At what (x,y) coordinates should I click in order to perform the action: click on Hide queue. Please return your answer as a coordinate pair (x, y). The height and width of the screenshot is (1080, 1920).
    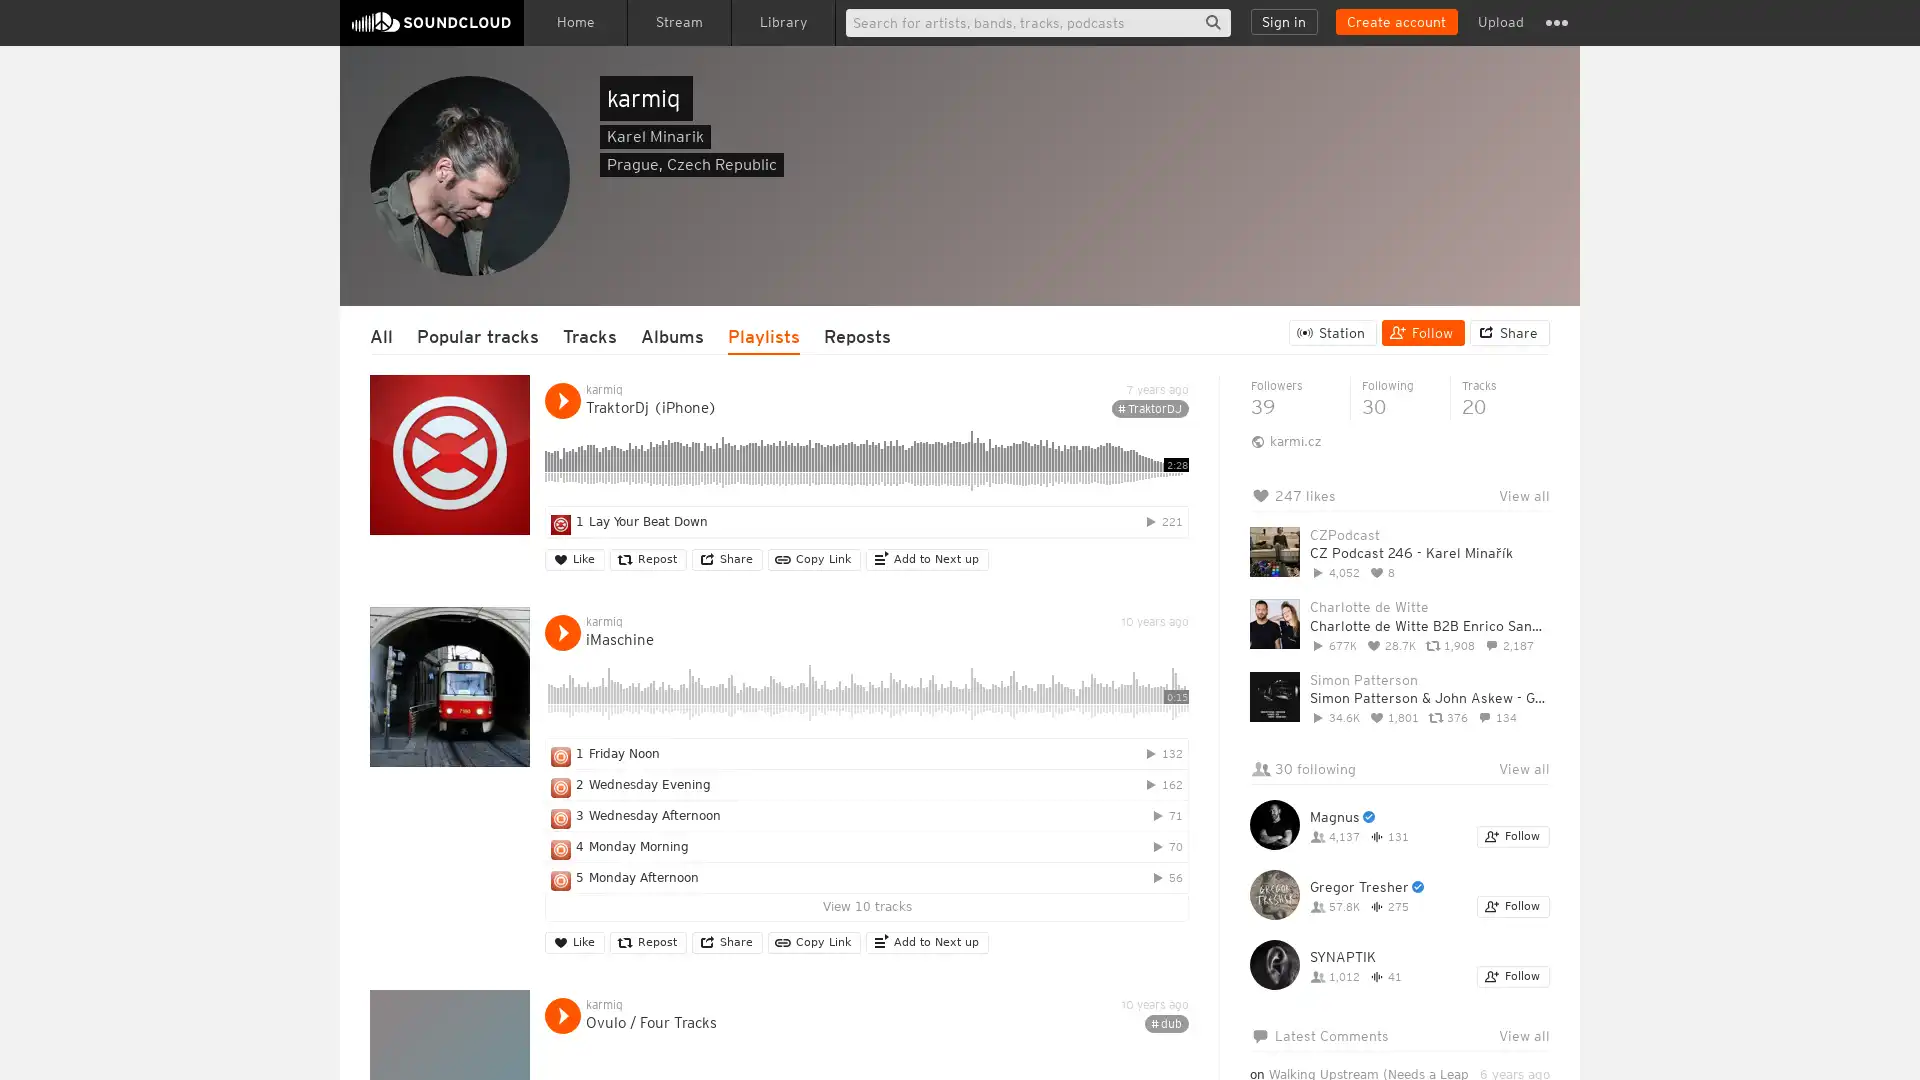
    Looking at the image, I should click on (1536, 546).